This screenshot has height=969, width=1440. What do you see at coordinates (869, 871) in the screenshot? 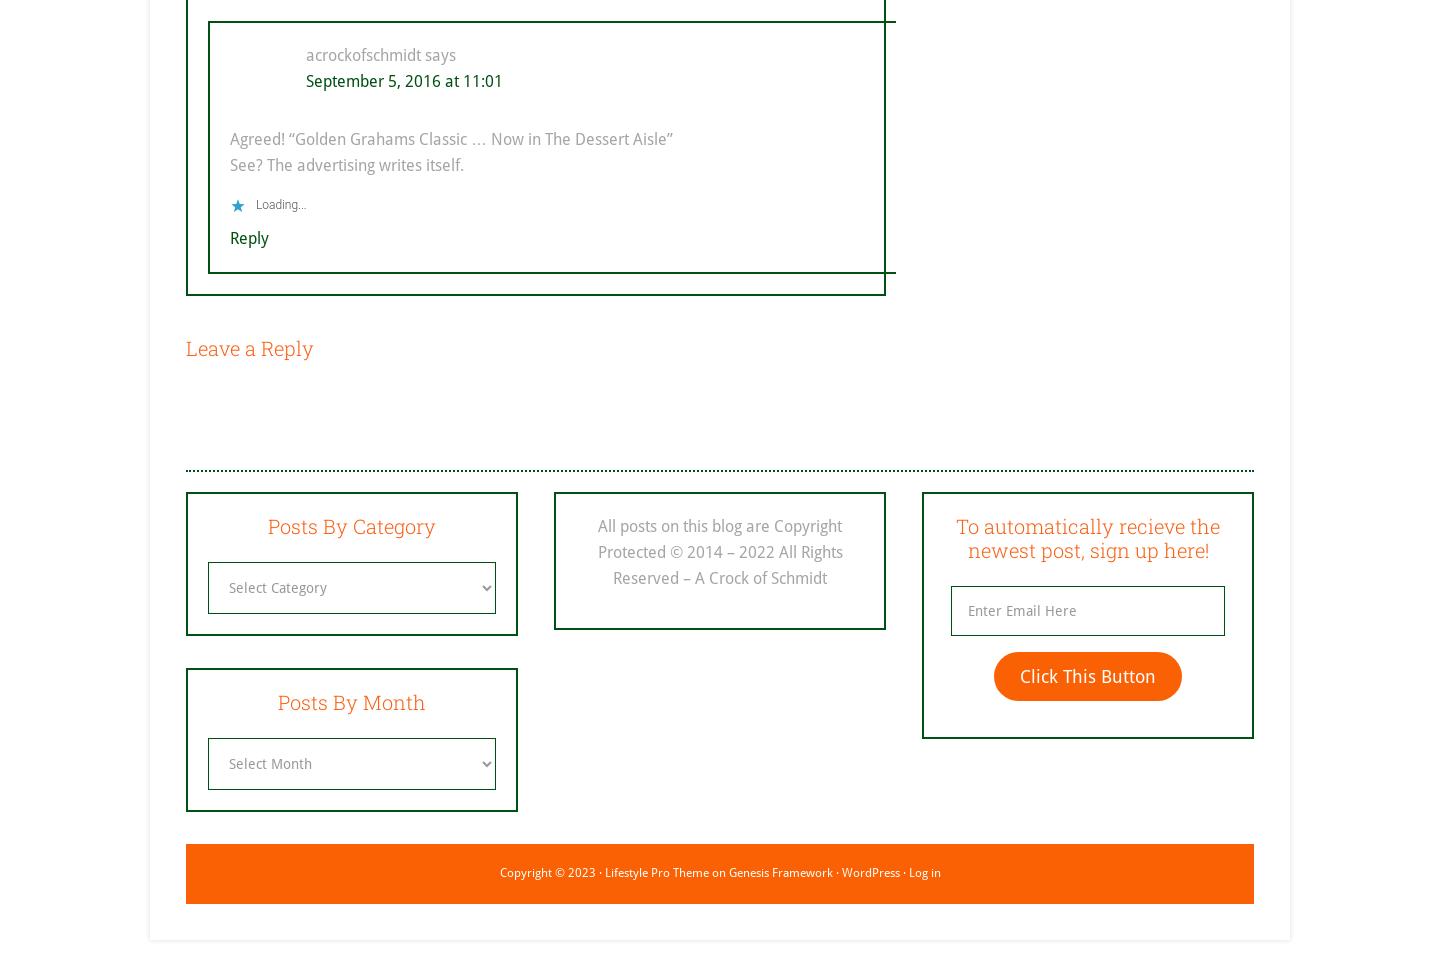
I see `'WordPress'` at bounding box center [869, 871].